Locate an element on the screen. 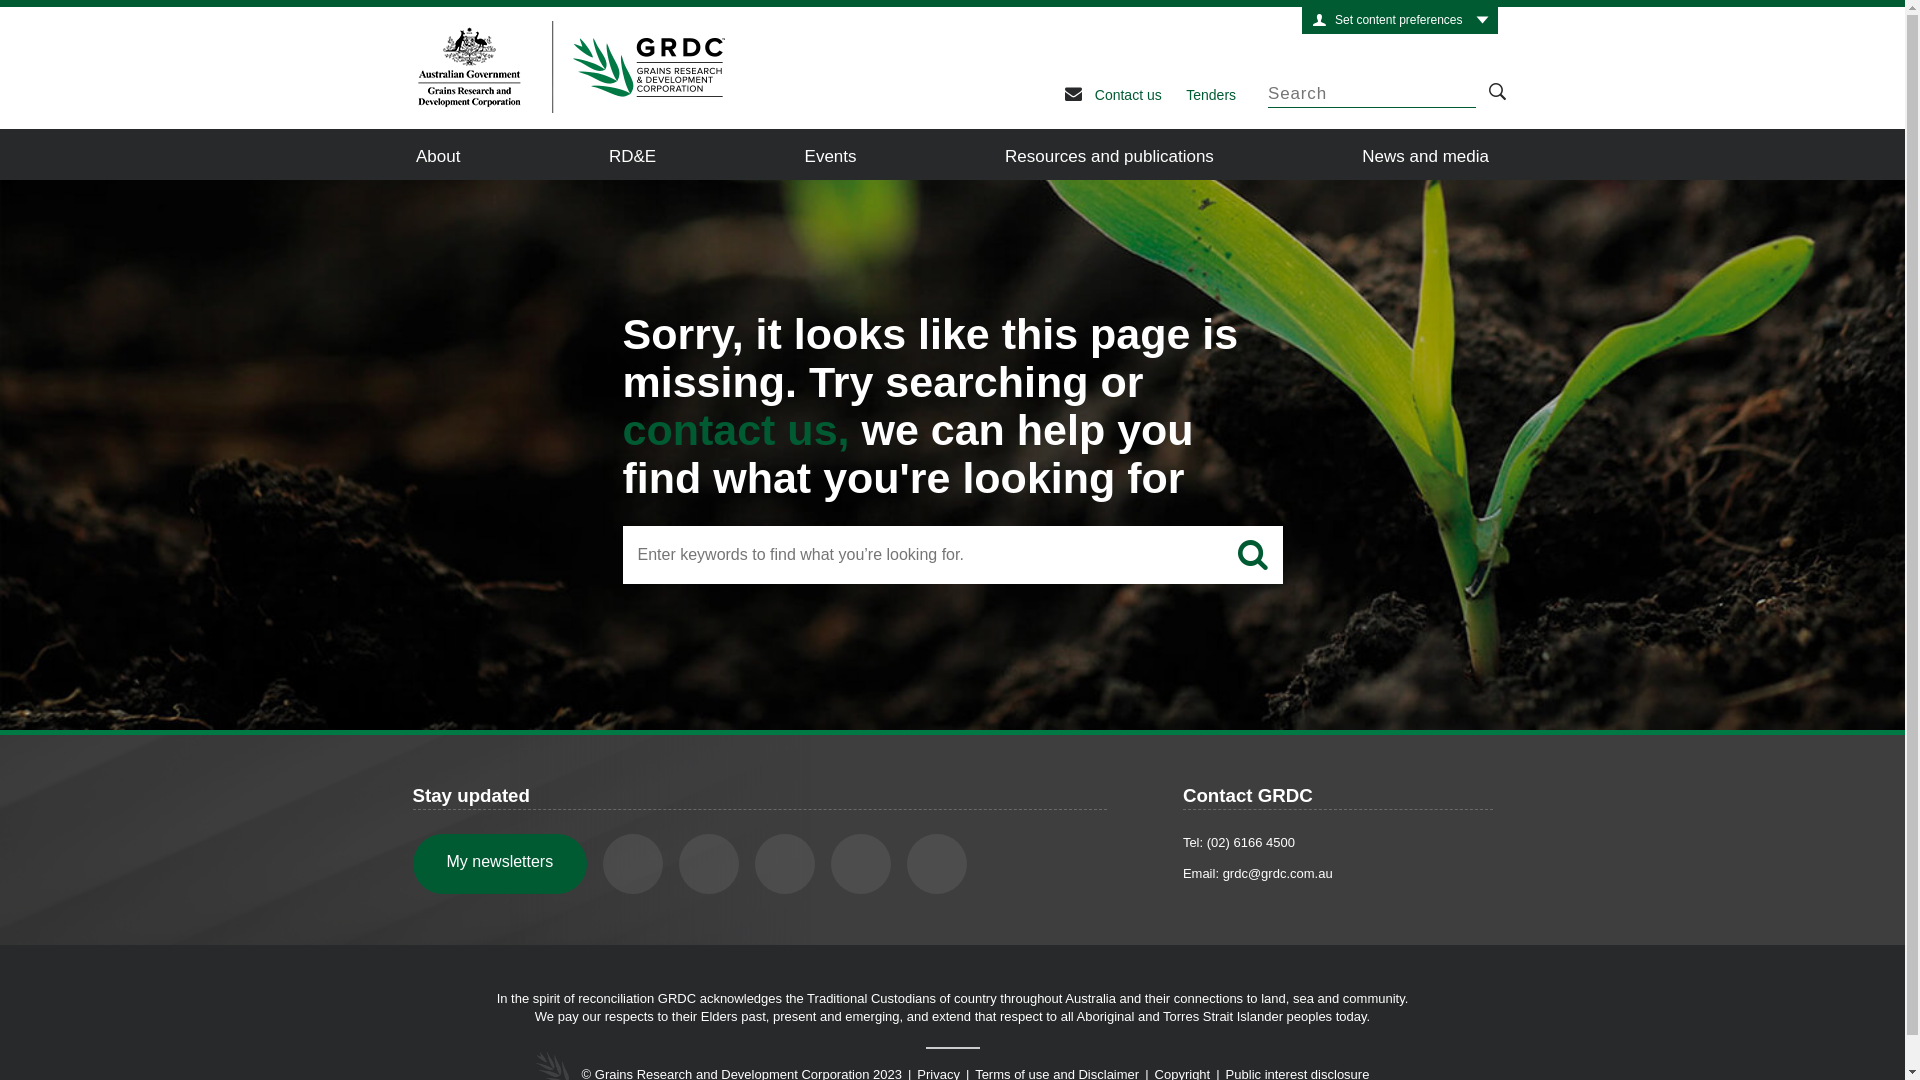 This screenshot has width=1920, height=1080. 'contact us,' is located at coordinates (734, 428).